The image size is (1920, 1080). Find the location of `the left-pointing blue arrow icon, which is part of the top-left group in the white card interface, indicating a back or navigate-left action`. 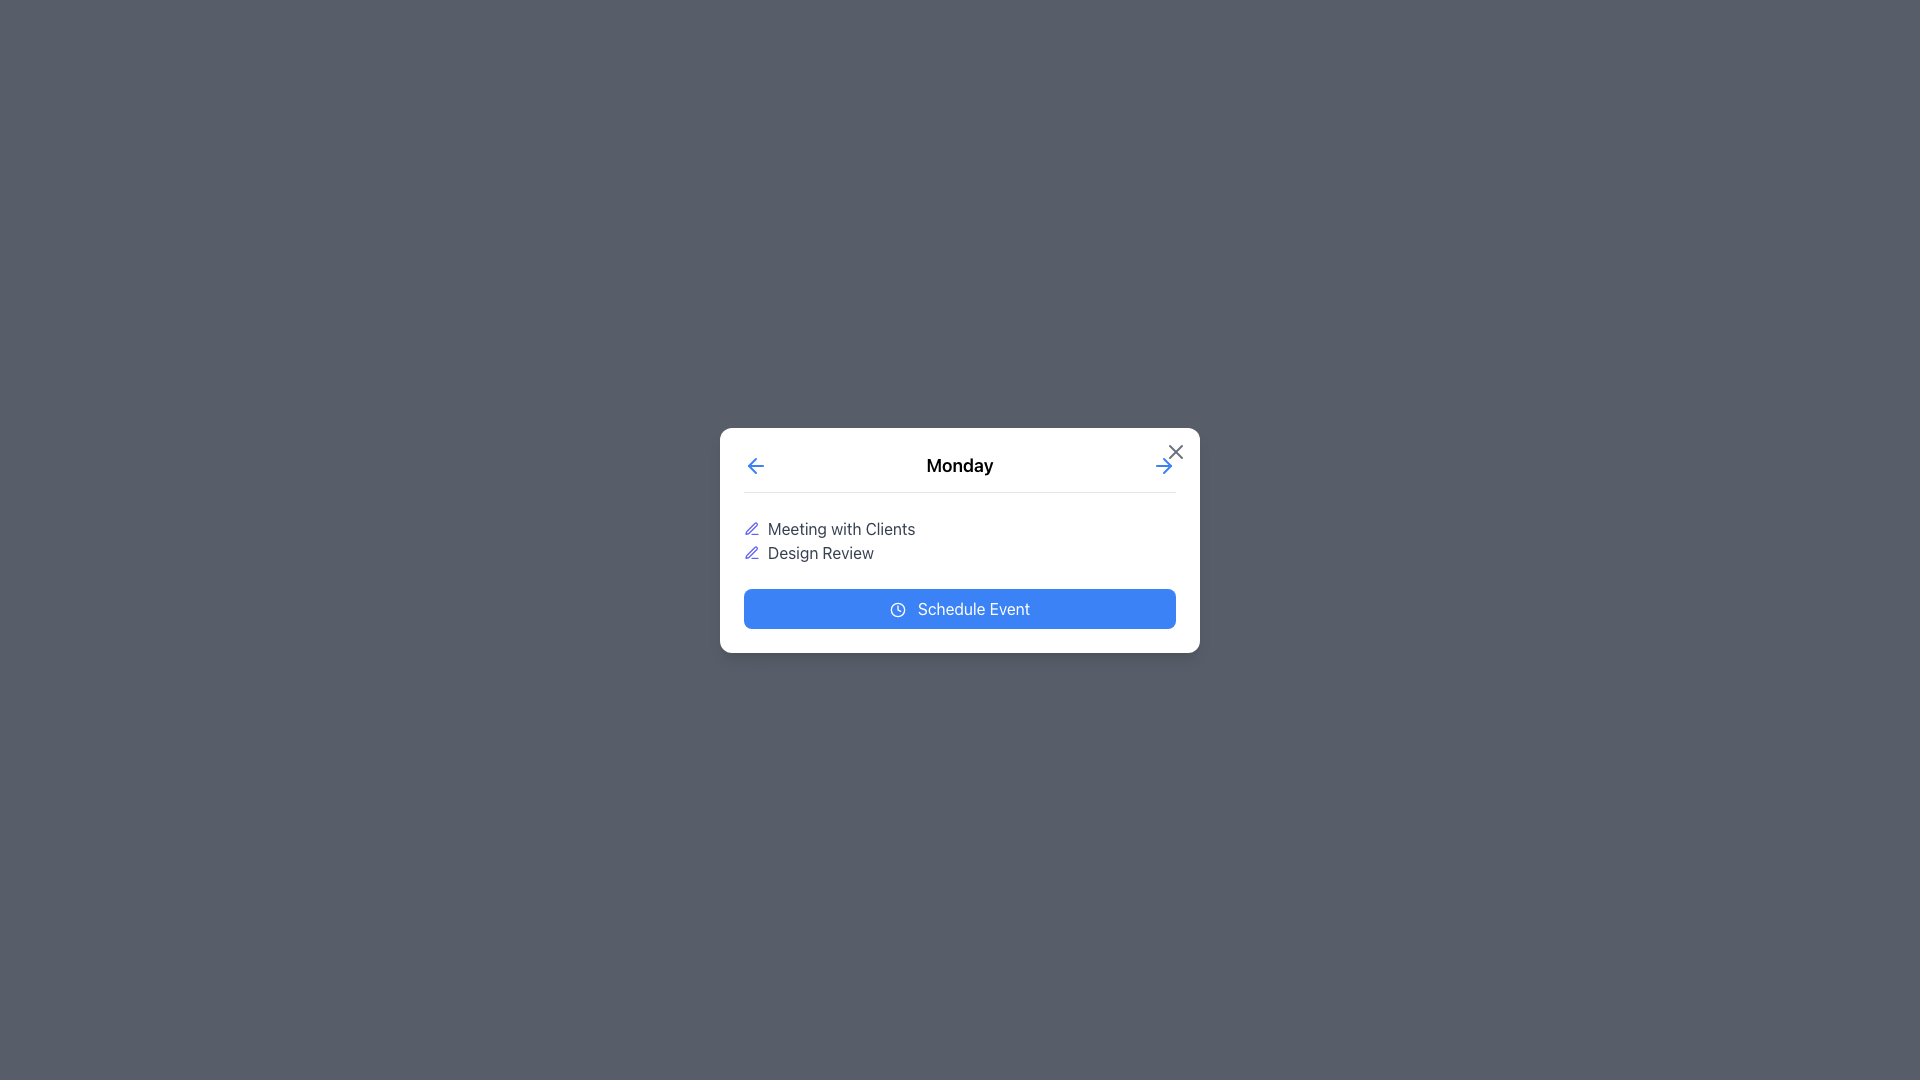

the left-pointing blue arrow icon, which is part of the top-left group in the white card interface, indicating a back or navigate-left action is located at coordinates (751, 465).